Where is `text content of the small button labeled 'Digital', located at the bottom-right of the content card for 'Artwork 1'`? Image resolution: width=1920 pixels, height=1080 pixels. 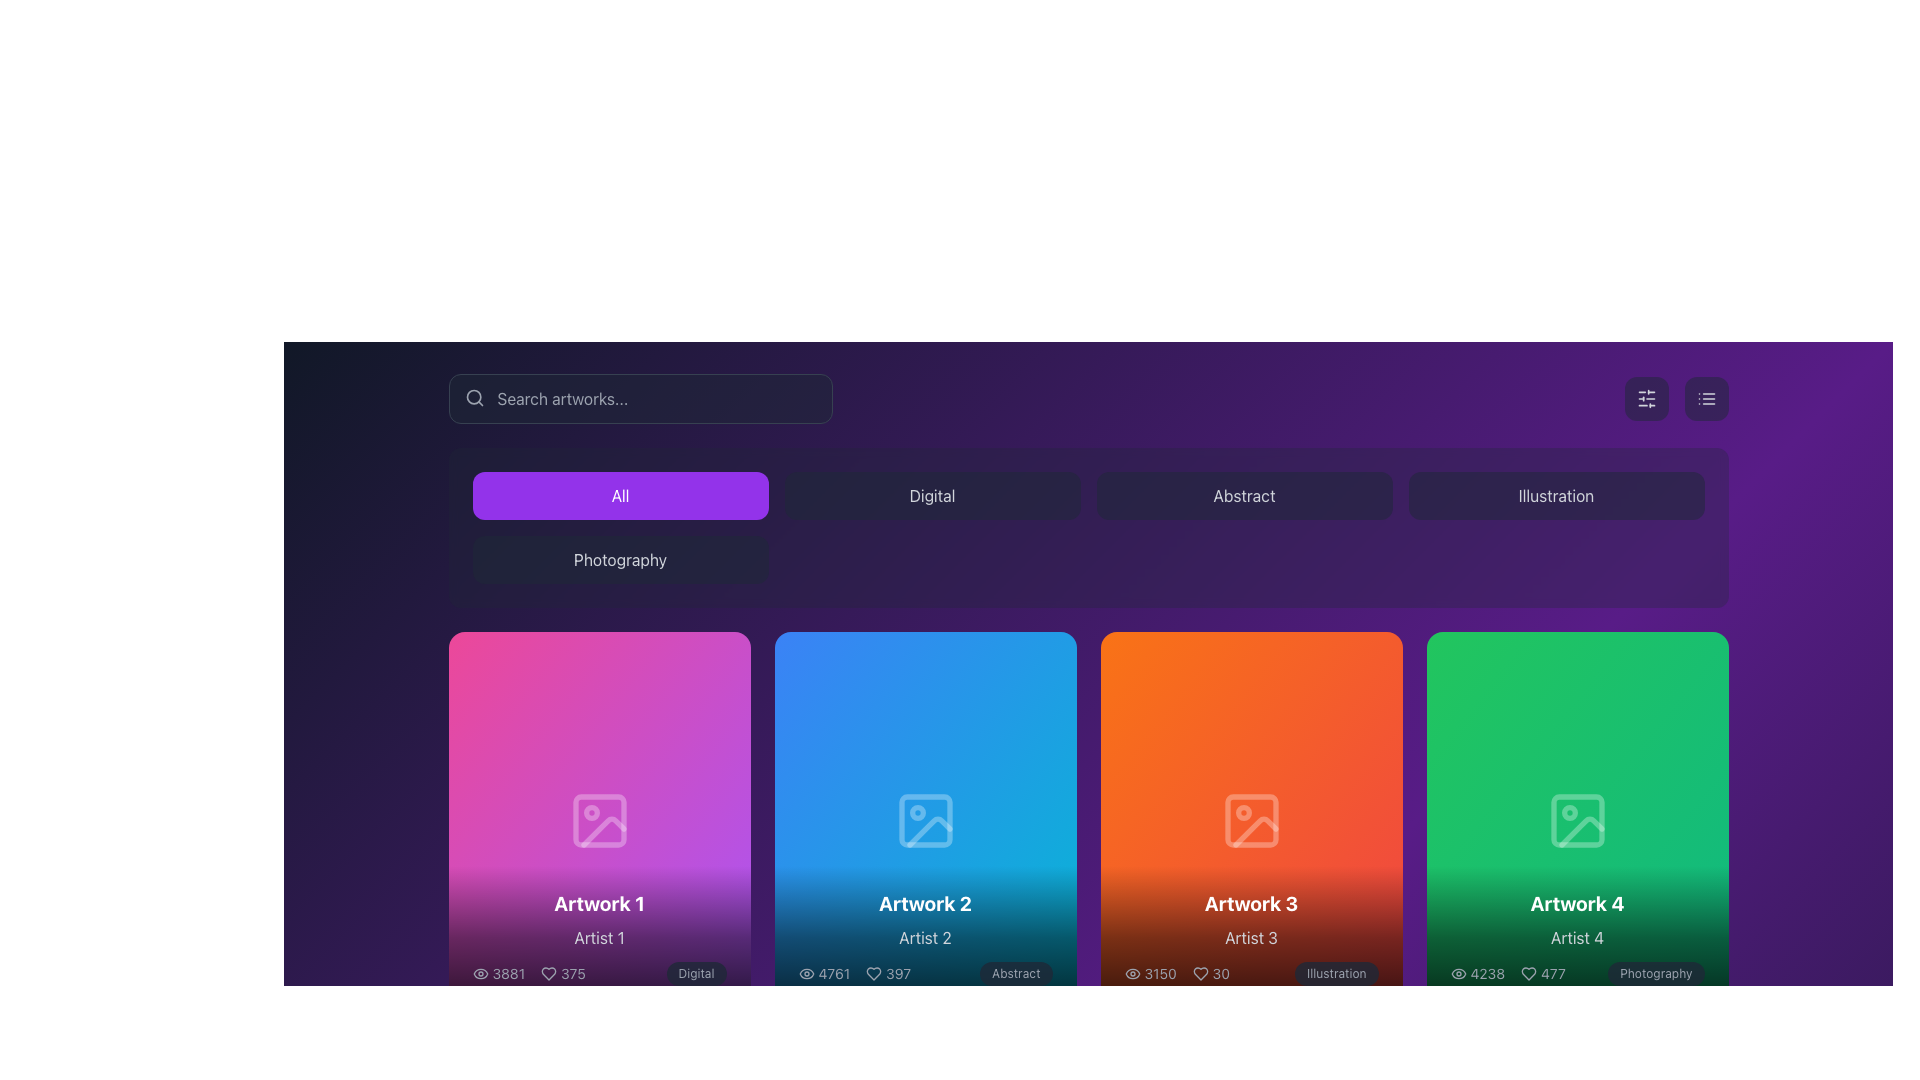
text content of the small button labeled 'Digital', located at the bottom-right of the content card for 'Artwork 1' is located at coordinates (696, 972).